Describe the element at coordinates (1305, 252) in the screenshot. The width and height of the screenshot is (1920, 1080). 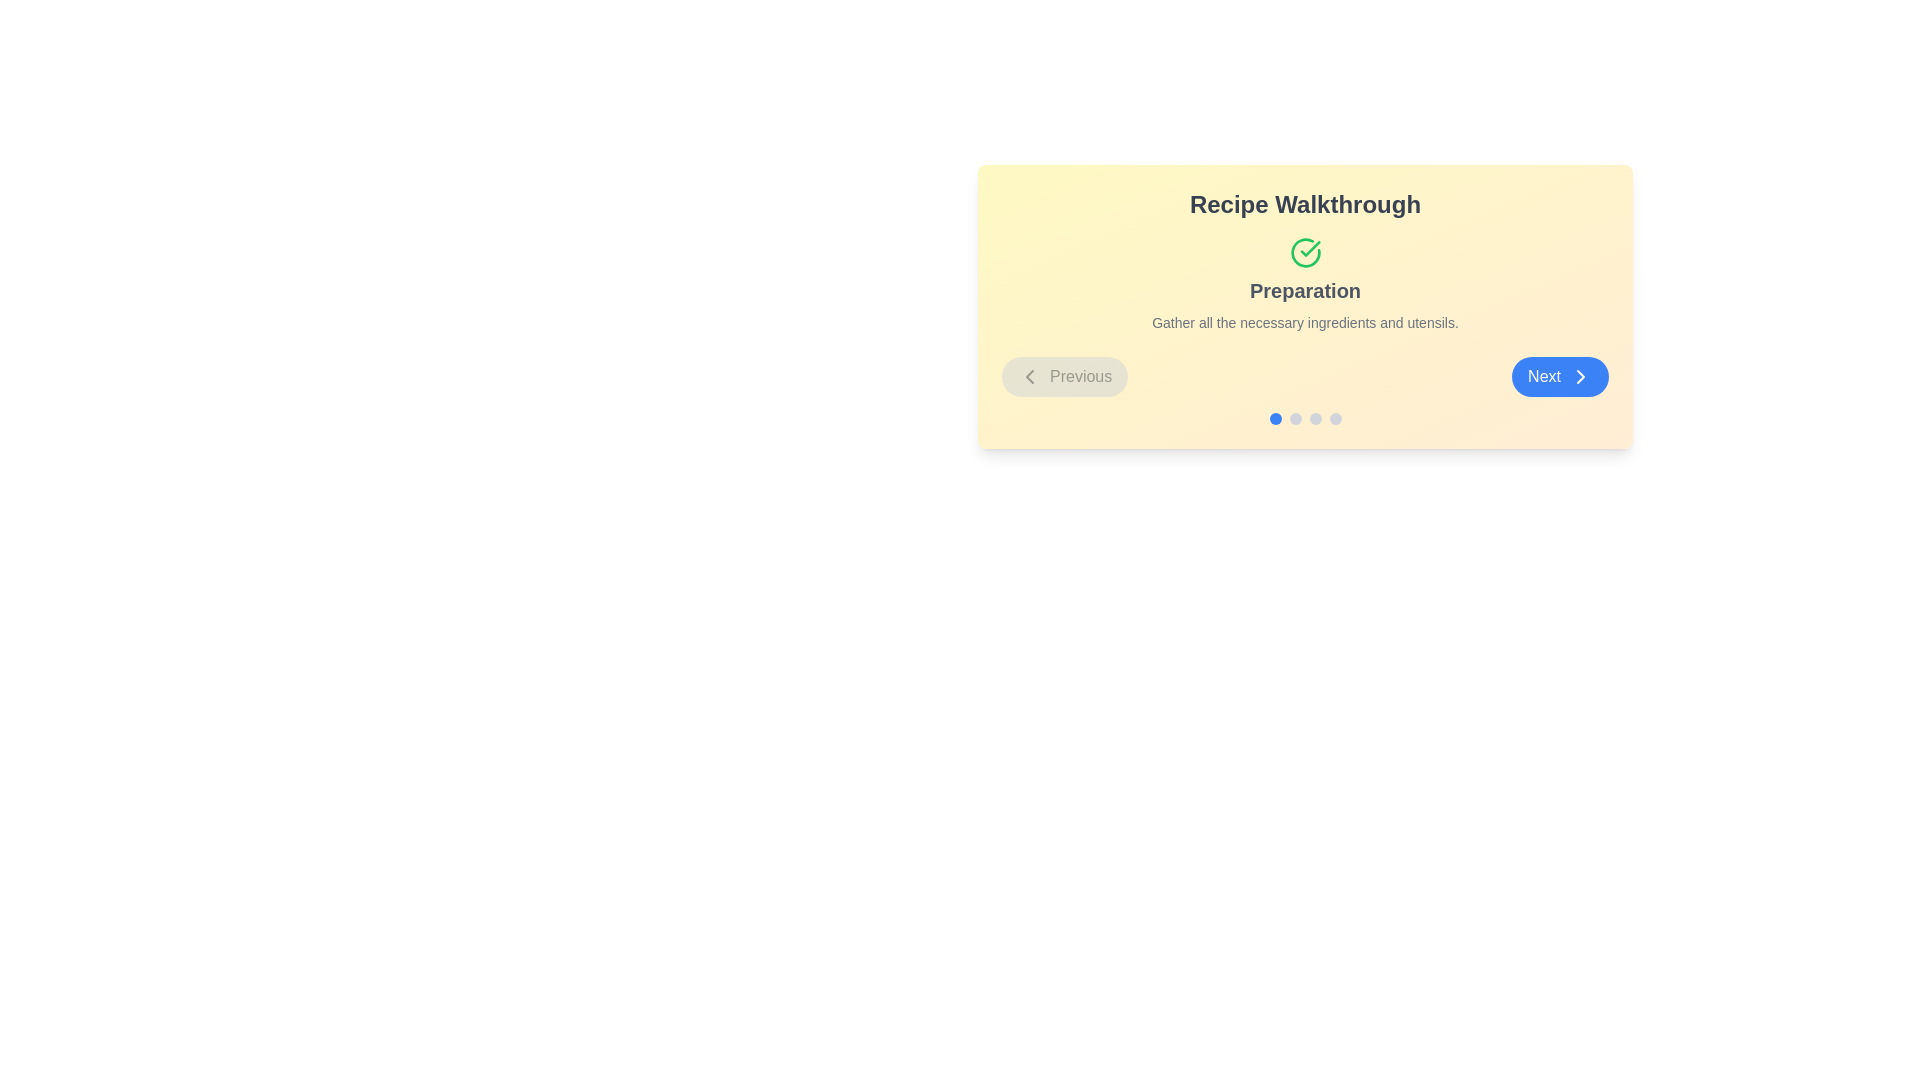
I see `the completion icon located centrally within the 'Preparation' step description card` at that location.